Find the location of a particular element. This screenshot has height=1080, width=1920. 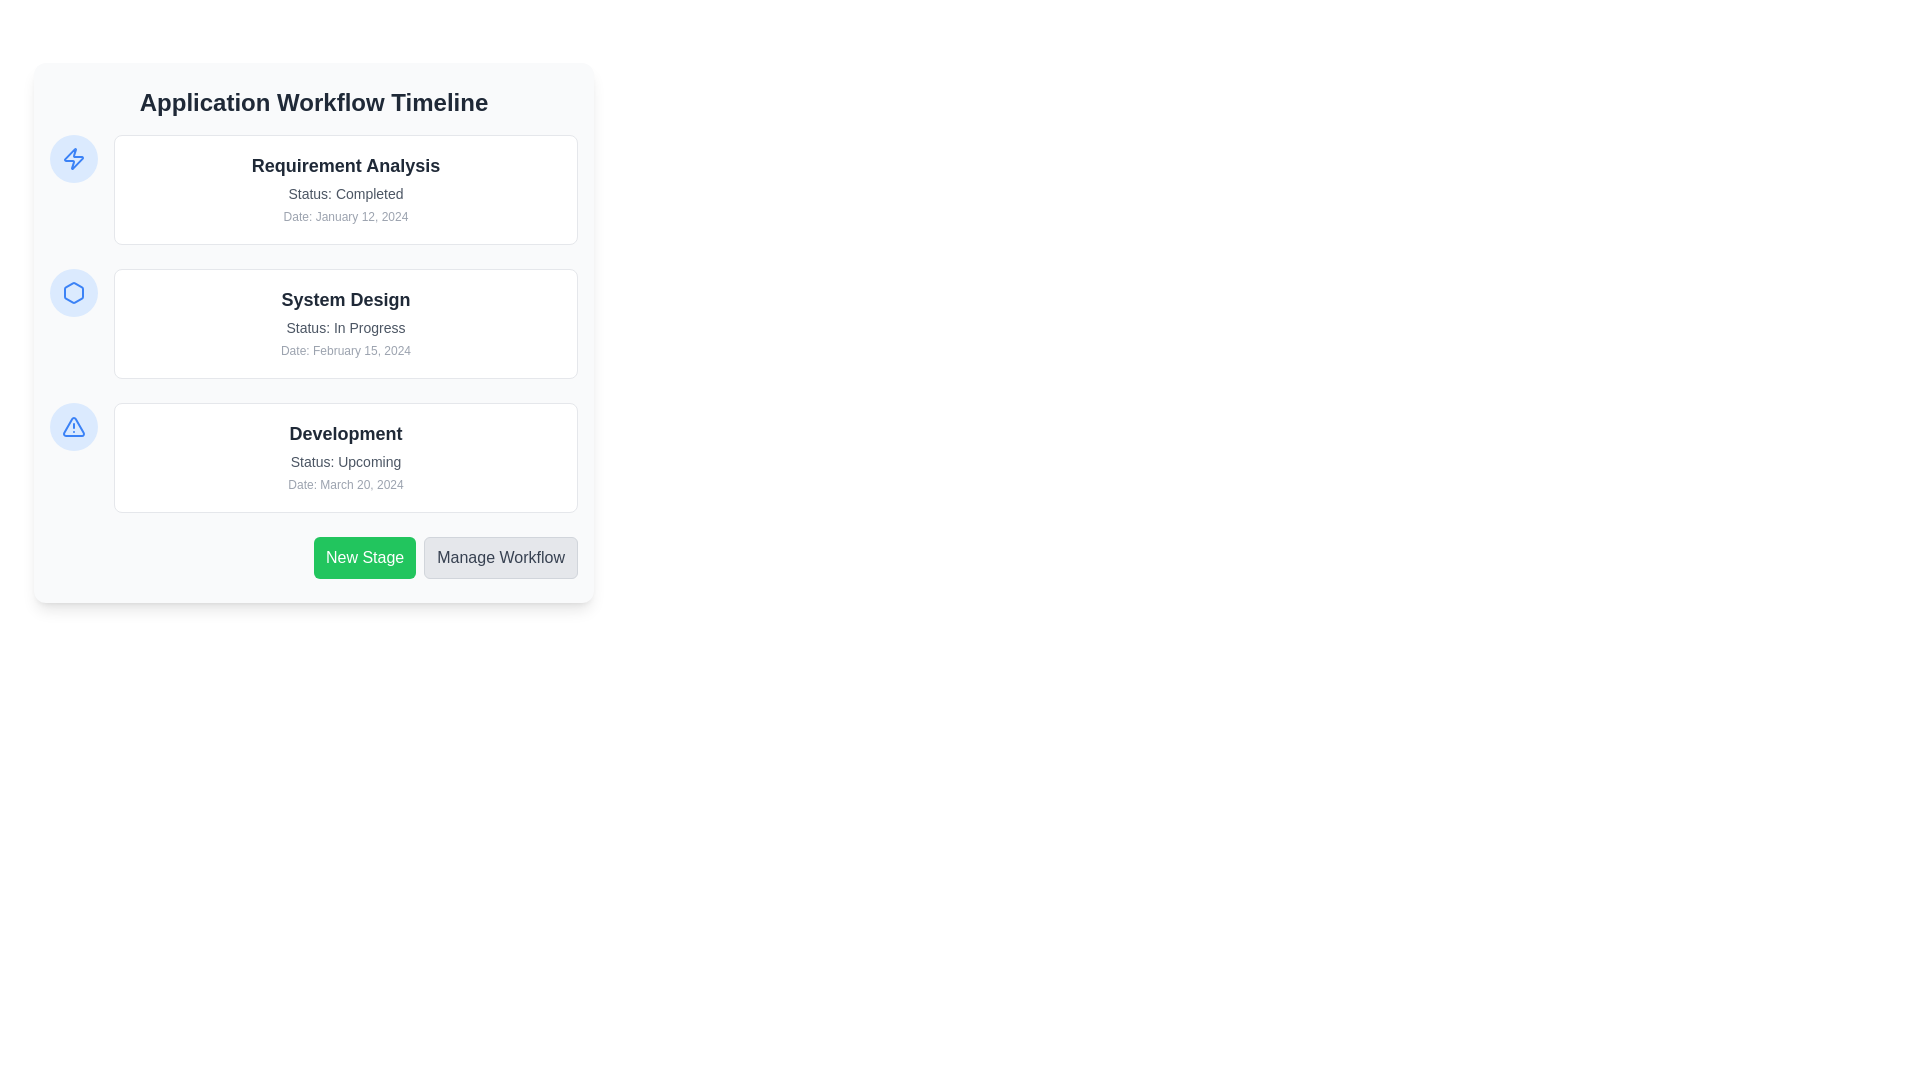

text label element that displays 'Requirement Analysis', which is bold and prominently styled at the top of the workflow timeline is located at coordinates (345, 164).